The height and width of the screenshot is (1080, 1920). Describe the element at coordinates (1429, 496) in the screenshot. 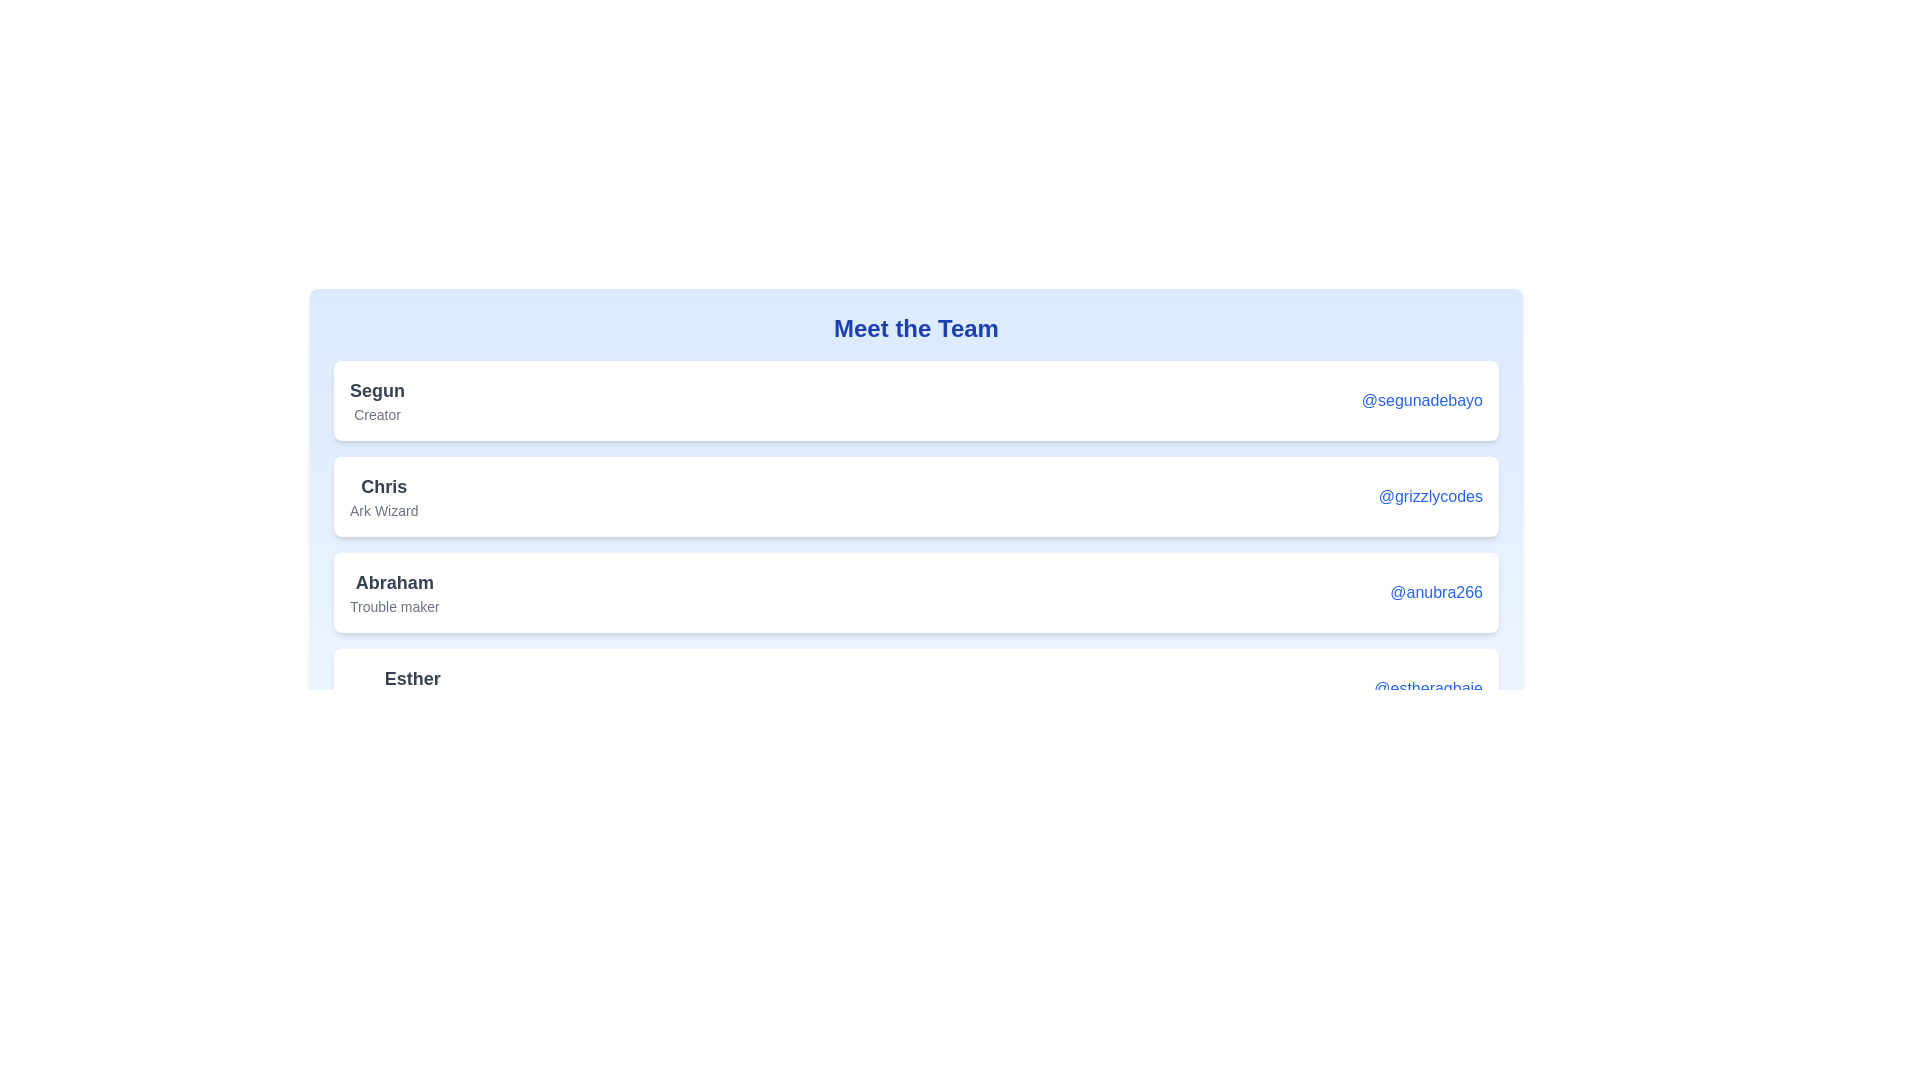

I see `the hyperlink labeled 'Chris' (Ark Wizard)` at that location.